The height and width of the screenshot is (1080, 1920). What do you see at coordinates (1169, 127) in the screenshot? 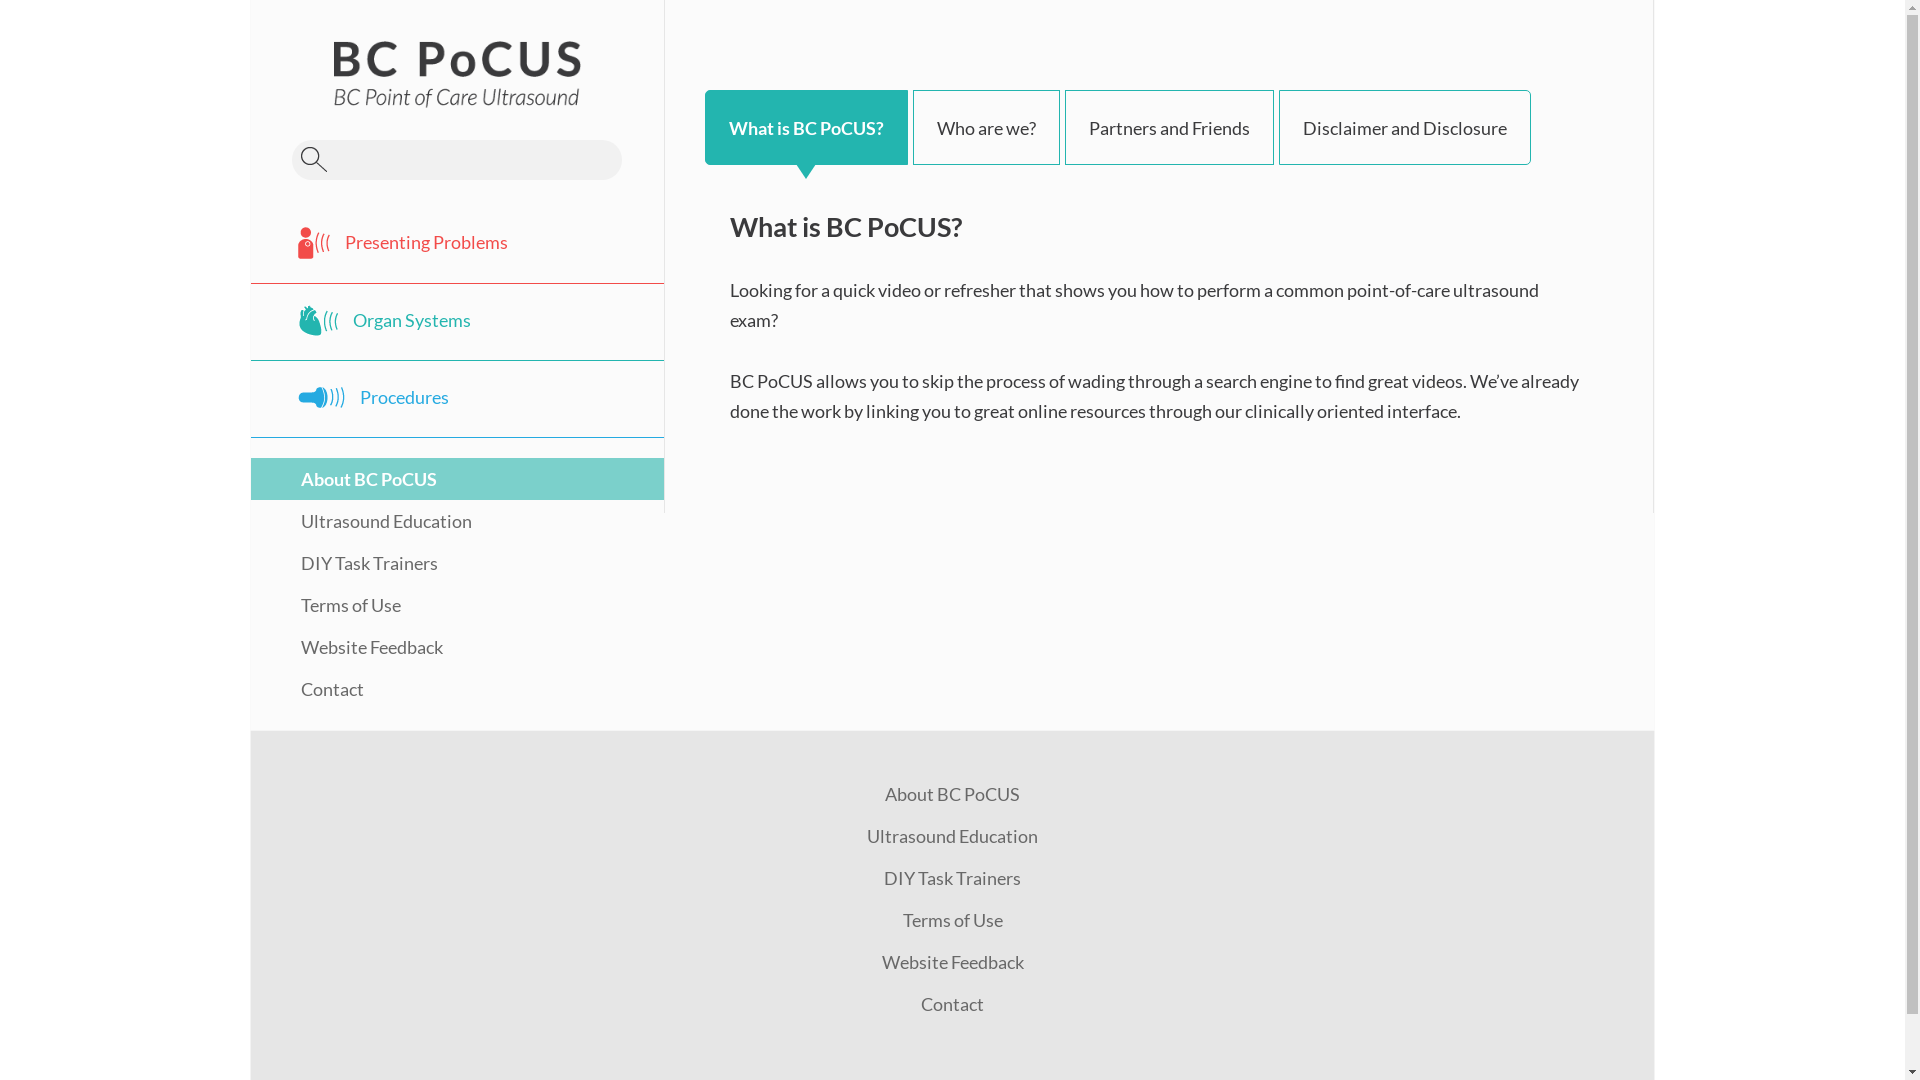
I see `'Partners and Friends'` at bounding box center [1169, 127].